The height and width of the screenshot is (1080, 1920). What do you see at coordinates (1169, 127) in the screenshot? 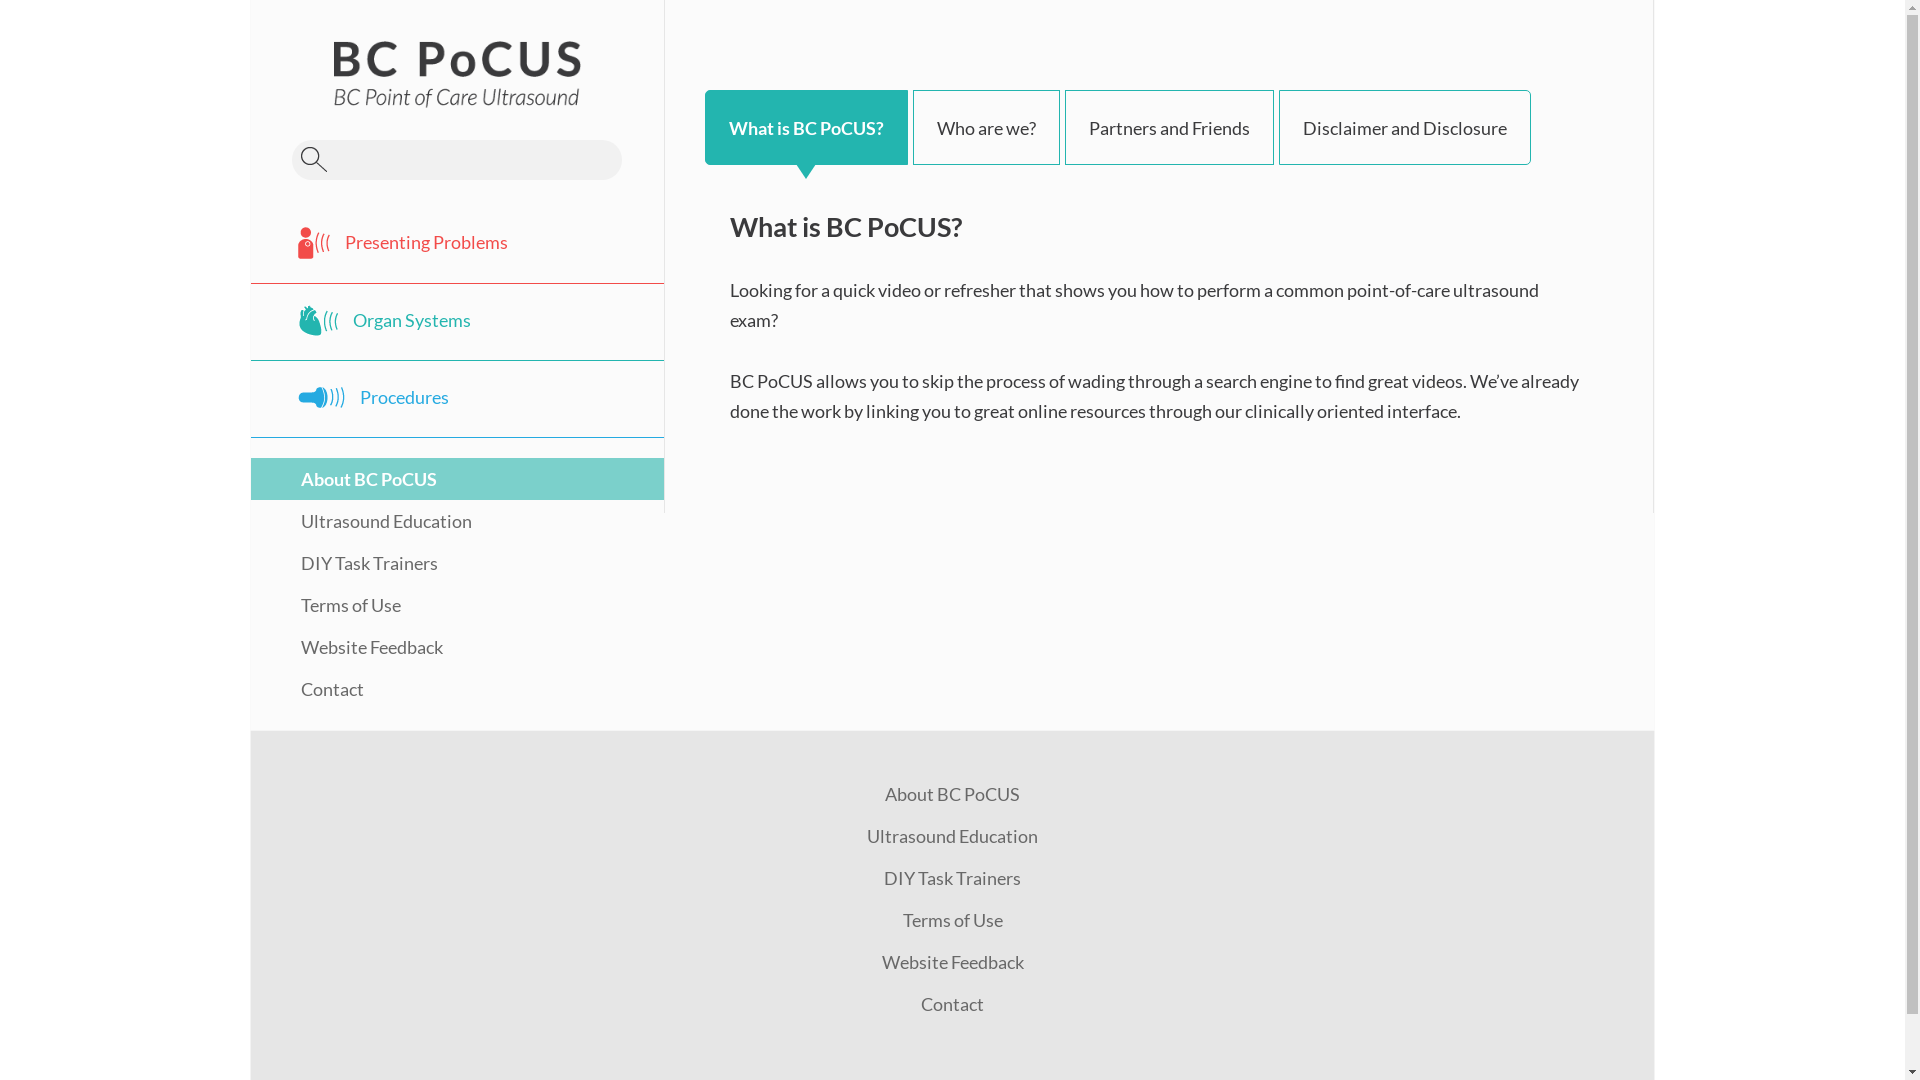
I see `'Partners and Friends'` at bounding box center [1169, 127].